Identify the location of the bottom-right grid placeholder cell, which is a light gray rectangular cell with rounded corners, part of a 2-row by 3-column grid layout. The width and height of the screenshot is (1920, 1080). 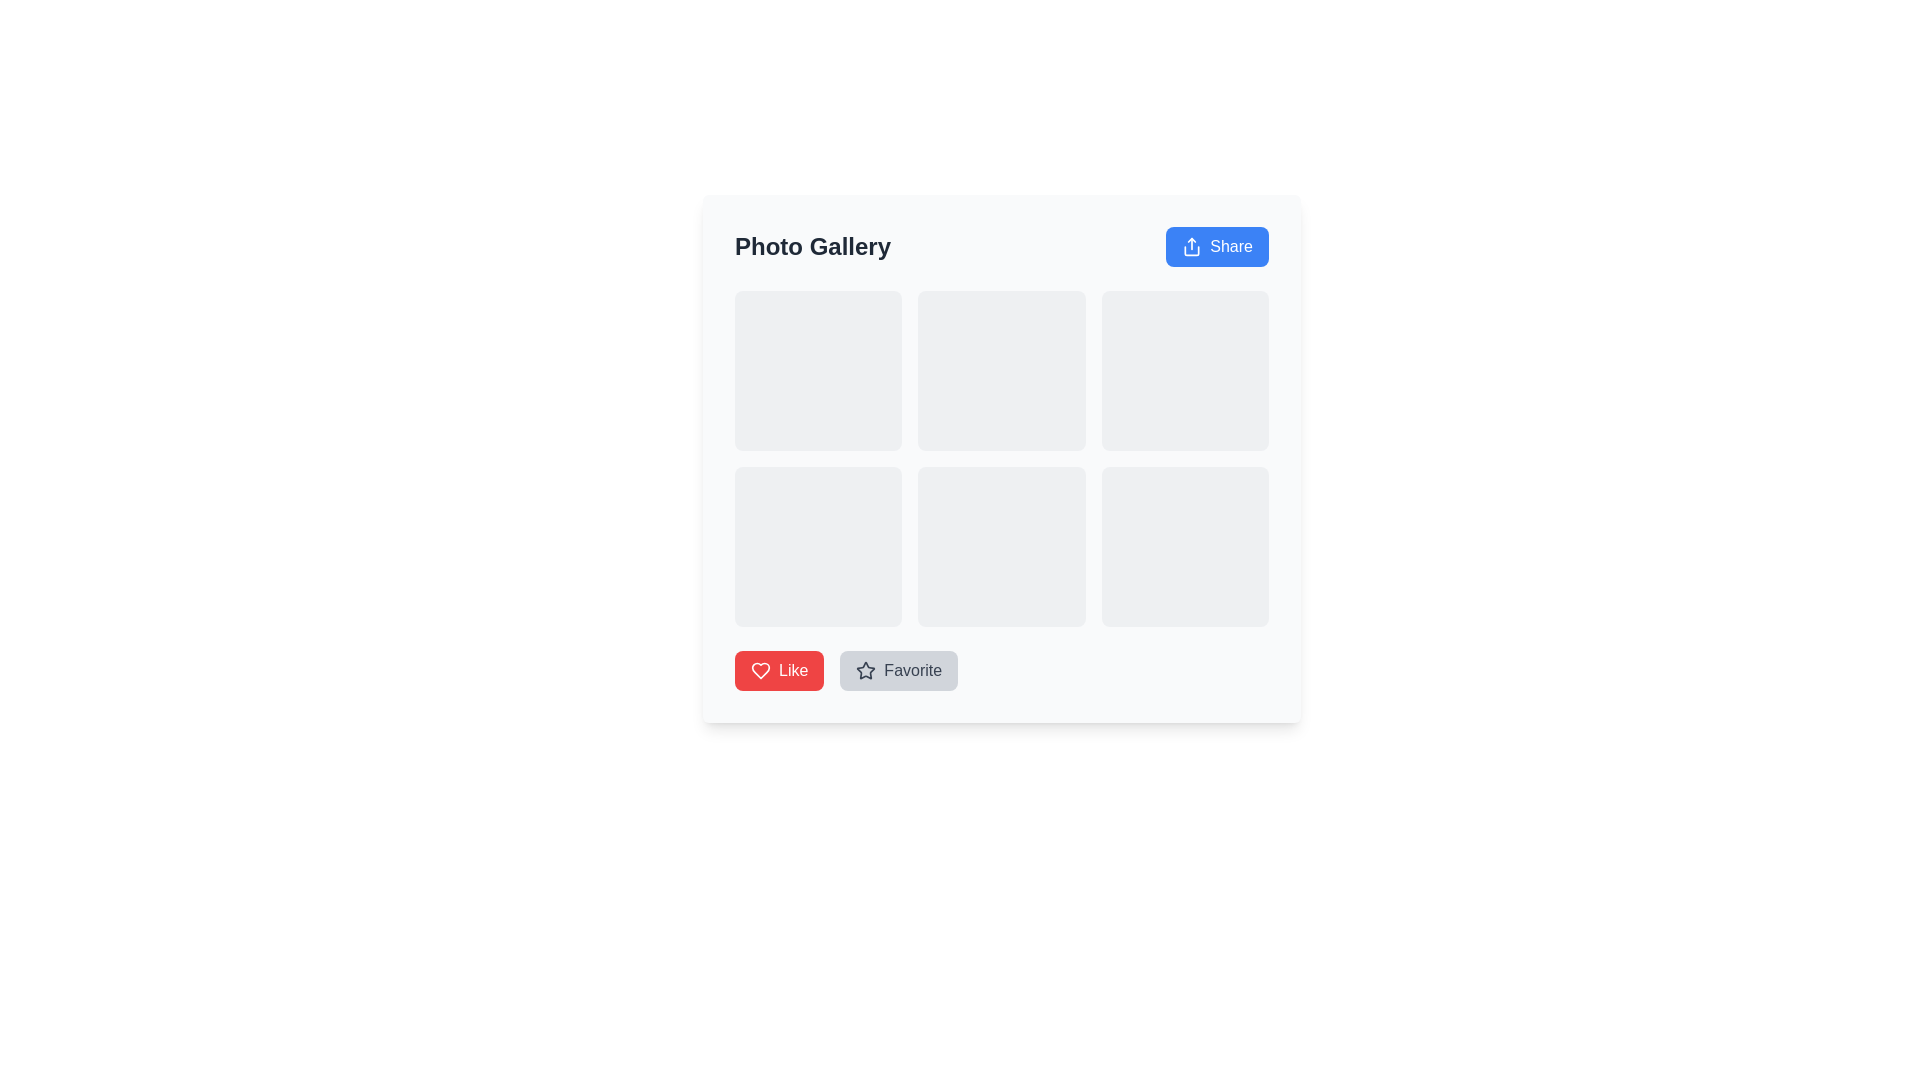
(1185, 547).